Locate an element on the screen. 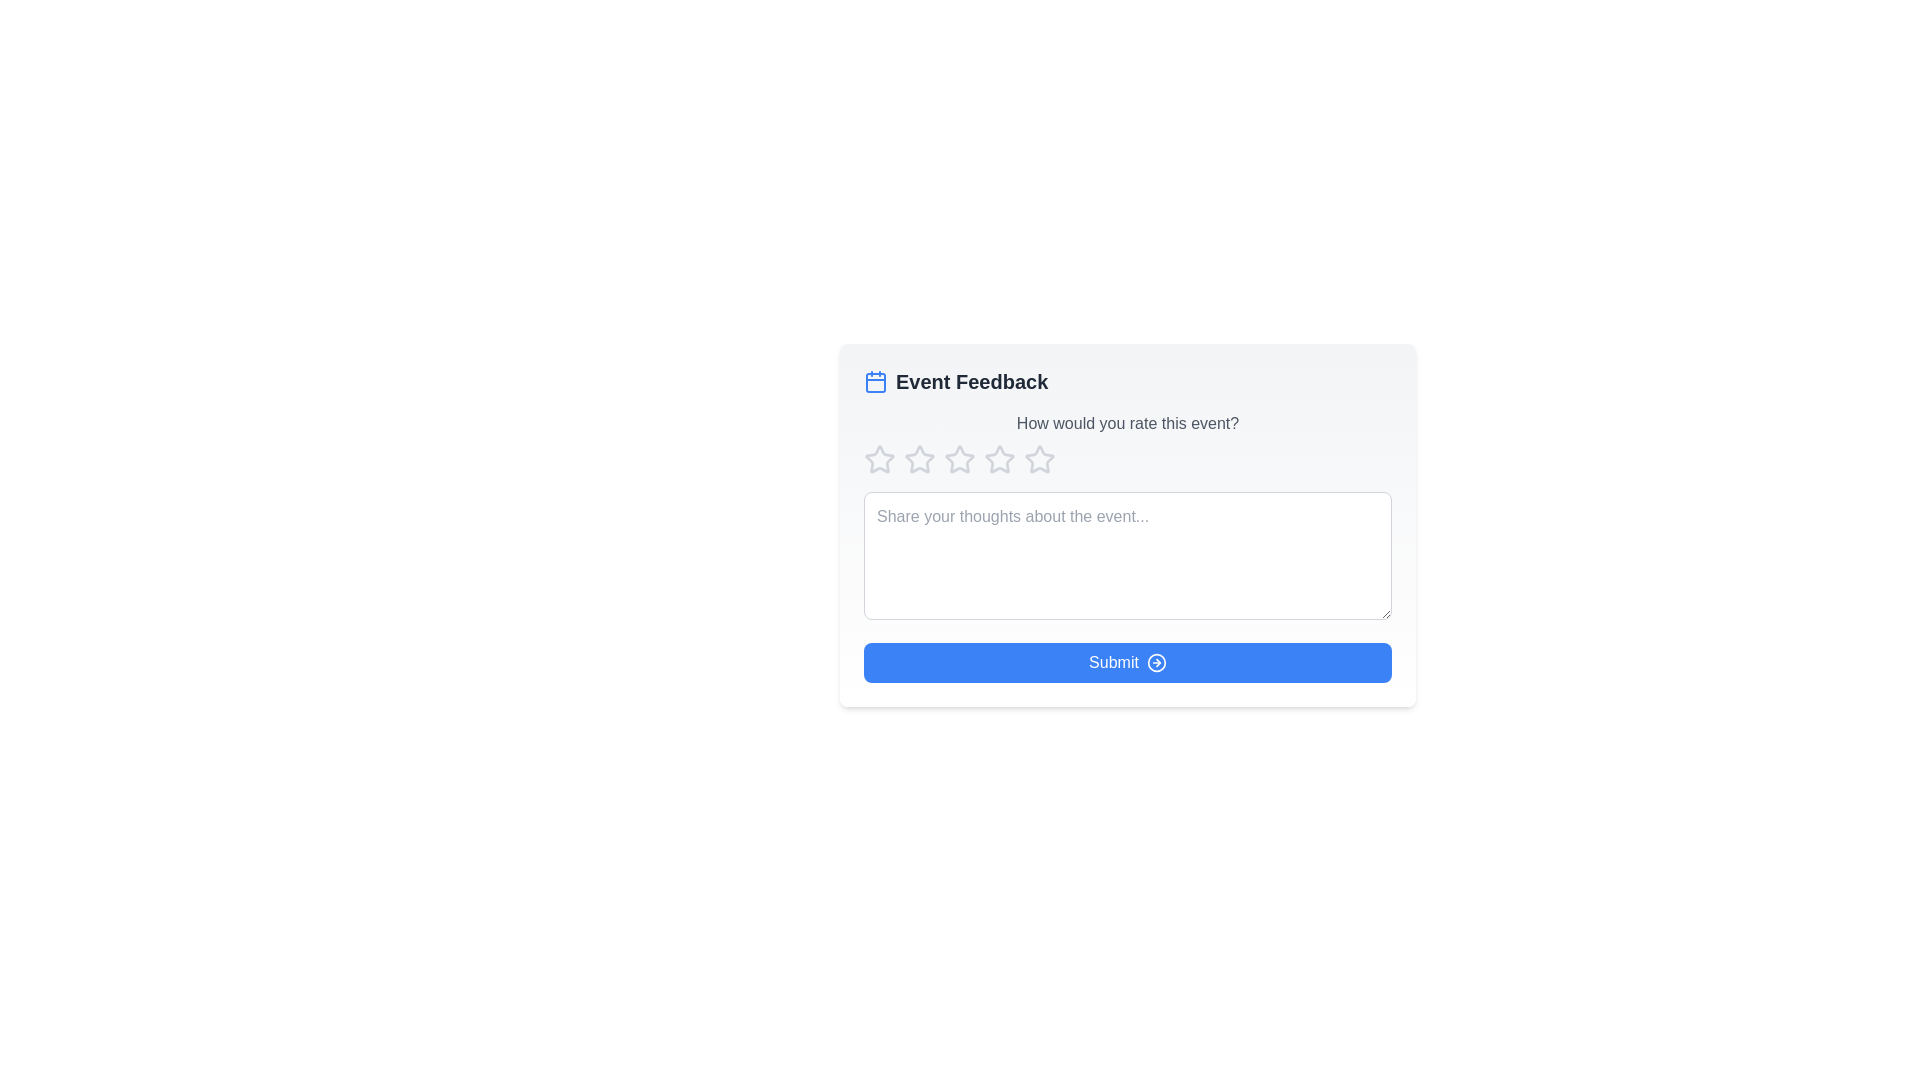  the second star icon in the rating section of the 'Event Feedback' interface is located at coordinates (960, 459).